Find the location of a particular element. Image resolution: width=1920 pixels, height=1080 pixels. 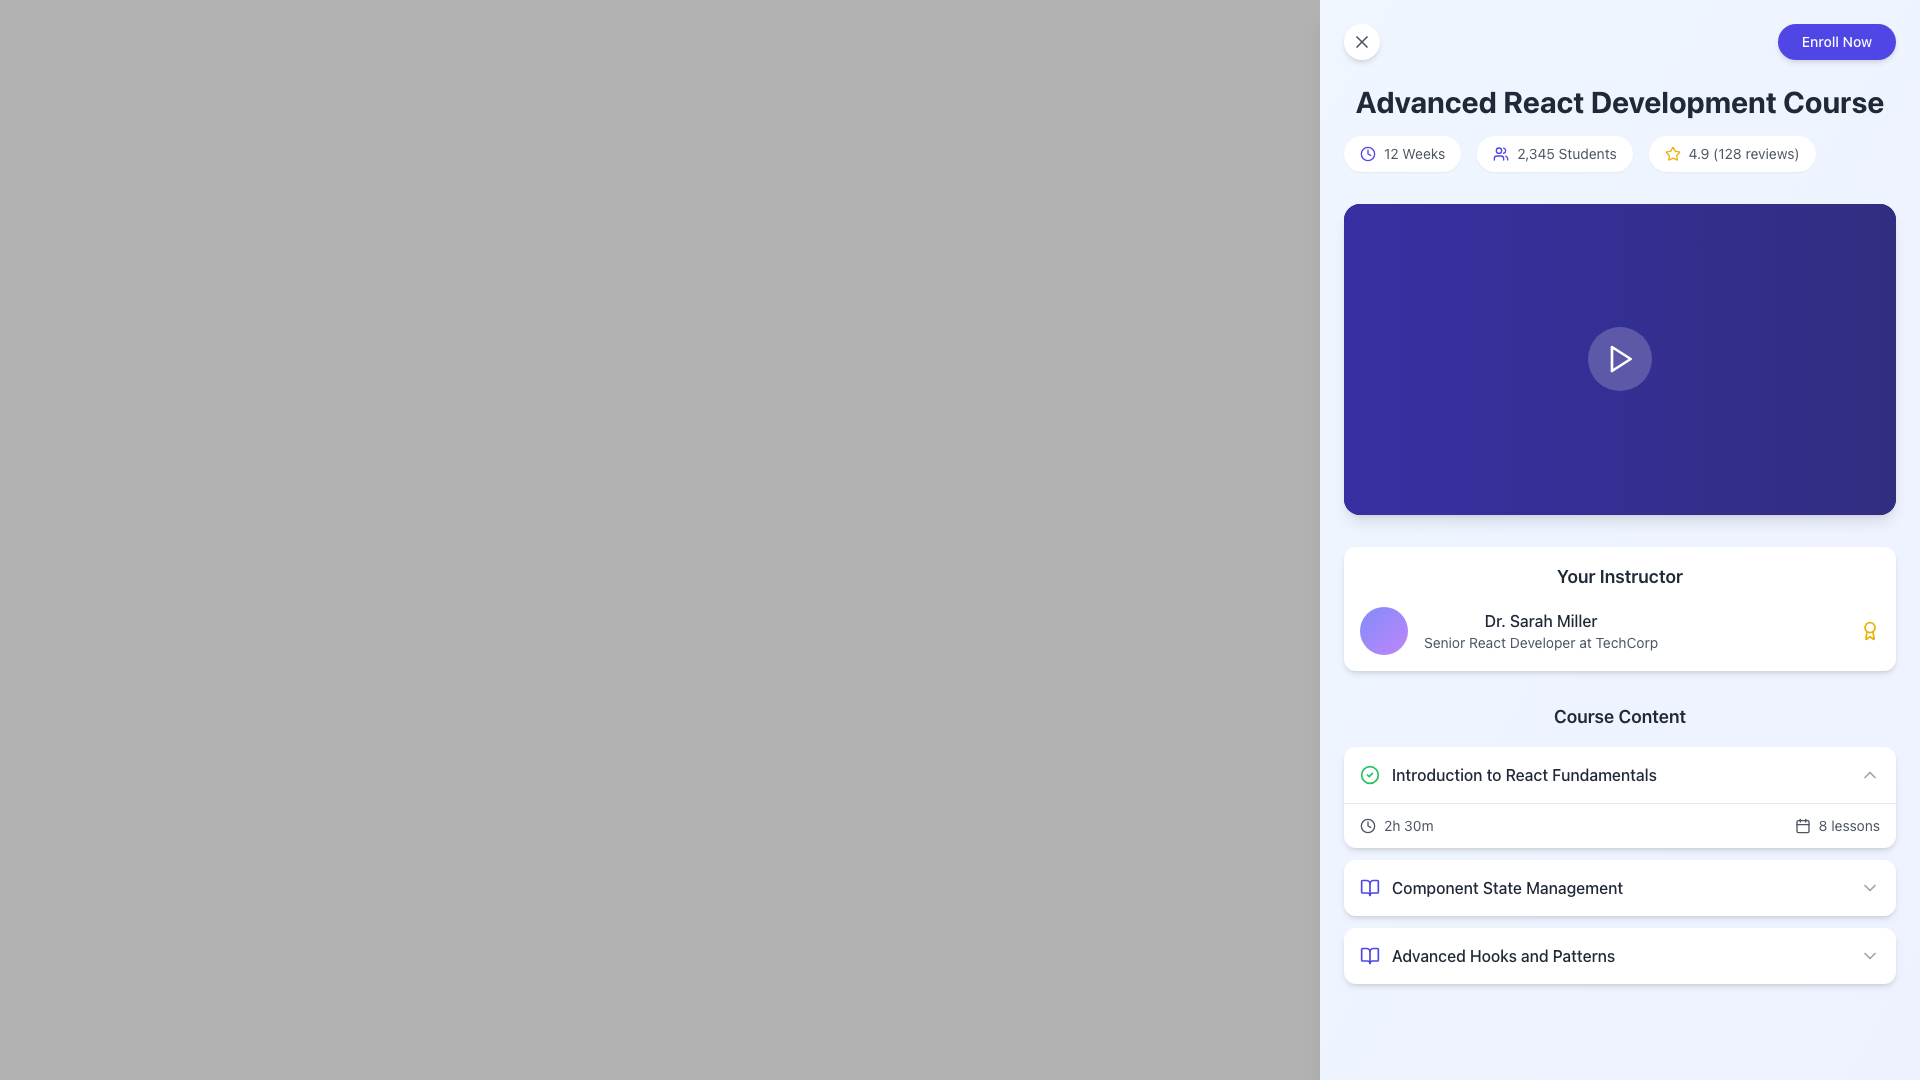

the SVG rectangle element that represents the primary calendar visual in the calendar icon is located at coordinates (1802, 826).